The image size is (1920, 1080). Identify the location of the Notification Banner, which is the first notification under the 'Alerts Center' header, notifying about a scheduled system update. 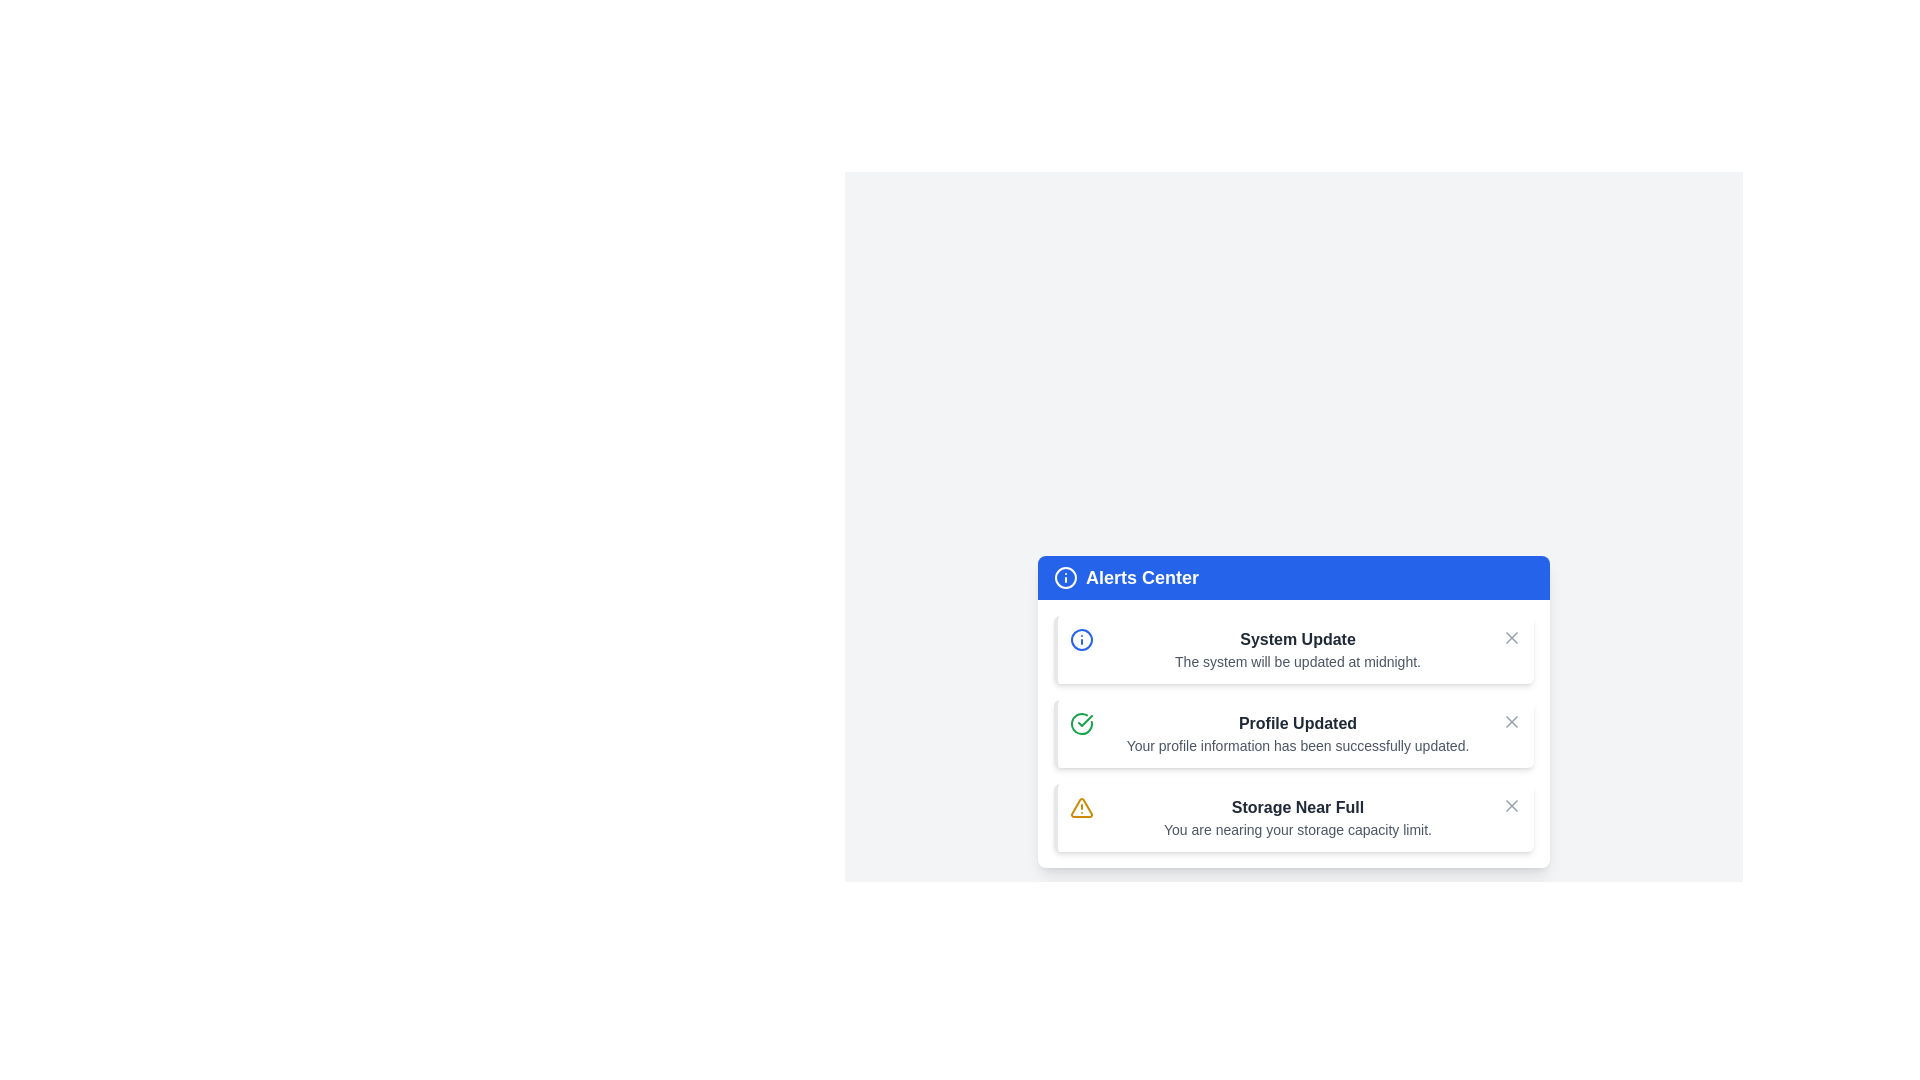
(1294, 650).